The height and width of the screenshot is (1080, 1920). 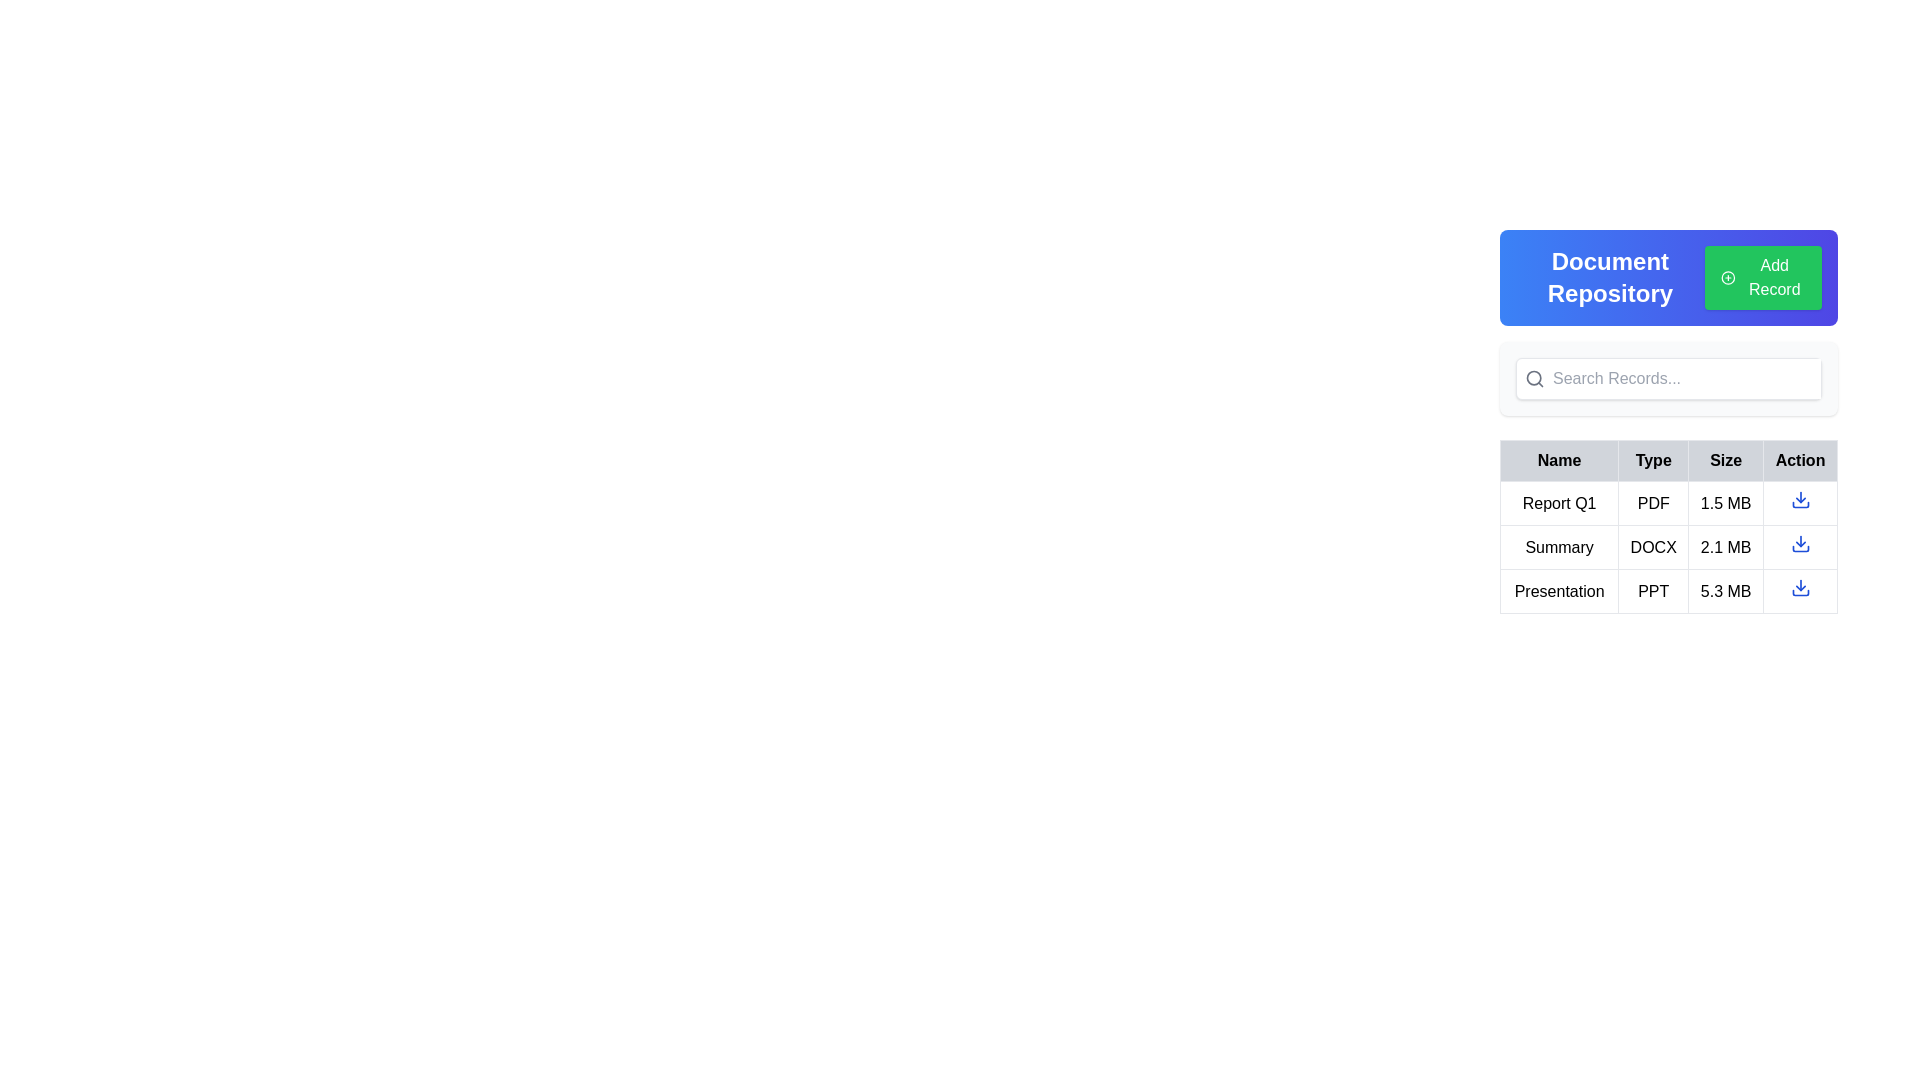 I want to click on the 'Type' column header in the data table, which is the second column header positioned between the 'Name' header on the left and the 'Size' header on the right, so click(x=1653, y=461).